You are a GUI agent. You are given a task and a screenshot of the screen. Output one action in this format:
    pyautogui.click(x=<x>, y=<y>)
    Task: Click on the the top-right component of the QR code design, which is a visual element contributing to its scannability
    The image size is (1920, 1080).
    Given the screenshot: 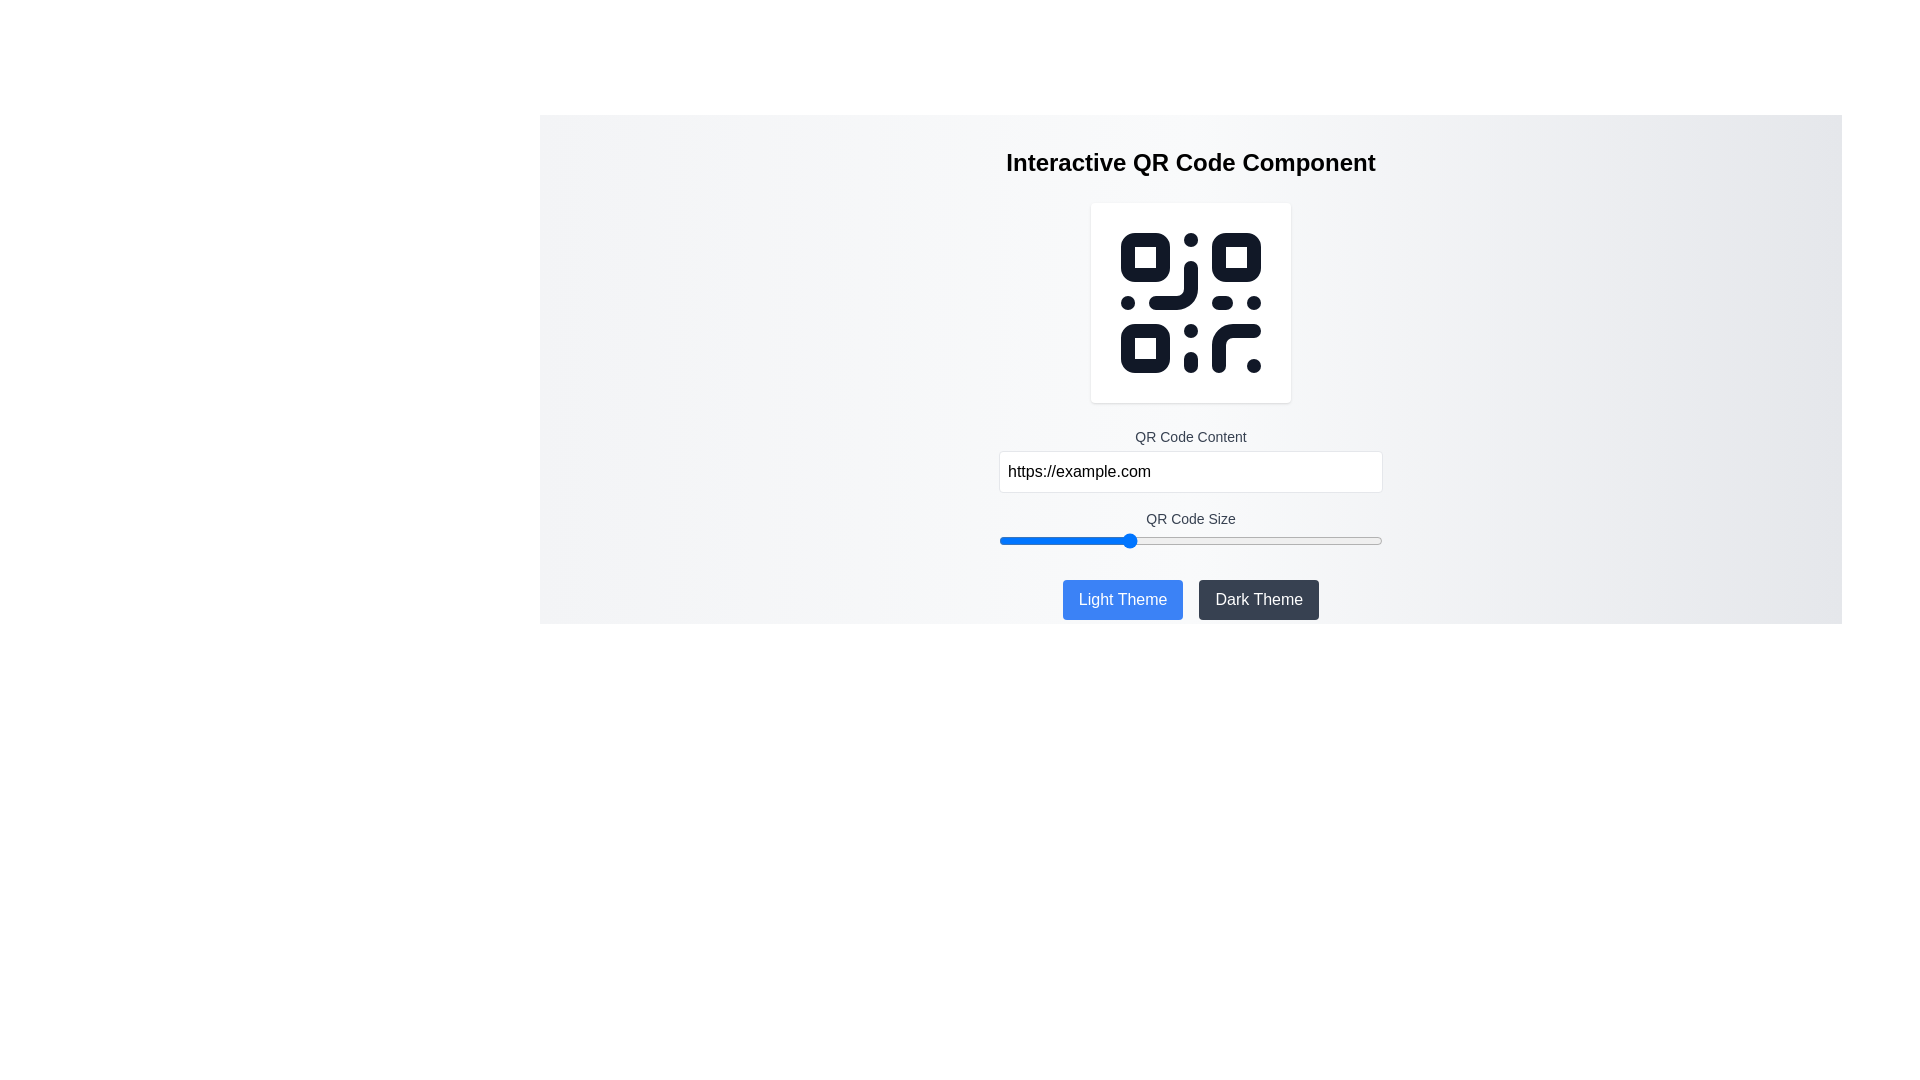 What is the action you would take?
    pyautogui.click(x=1235, y=256)
    